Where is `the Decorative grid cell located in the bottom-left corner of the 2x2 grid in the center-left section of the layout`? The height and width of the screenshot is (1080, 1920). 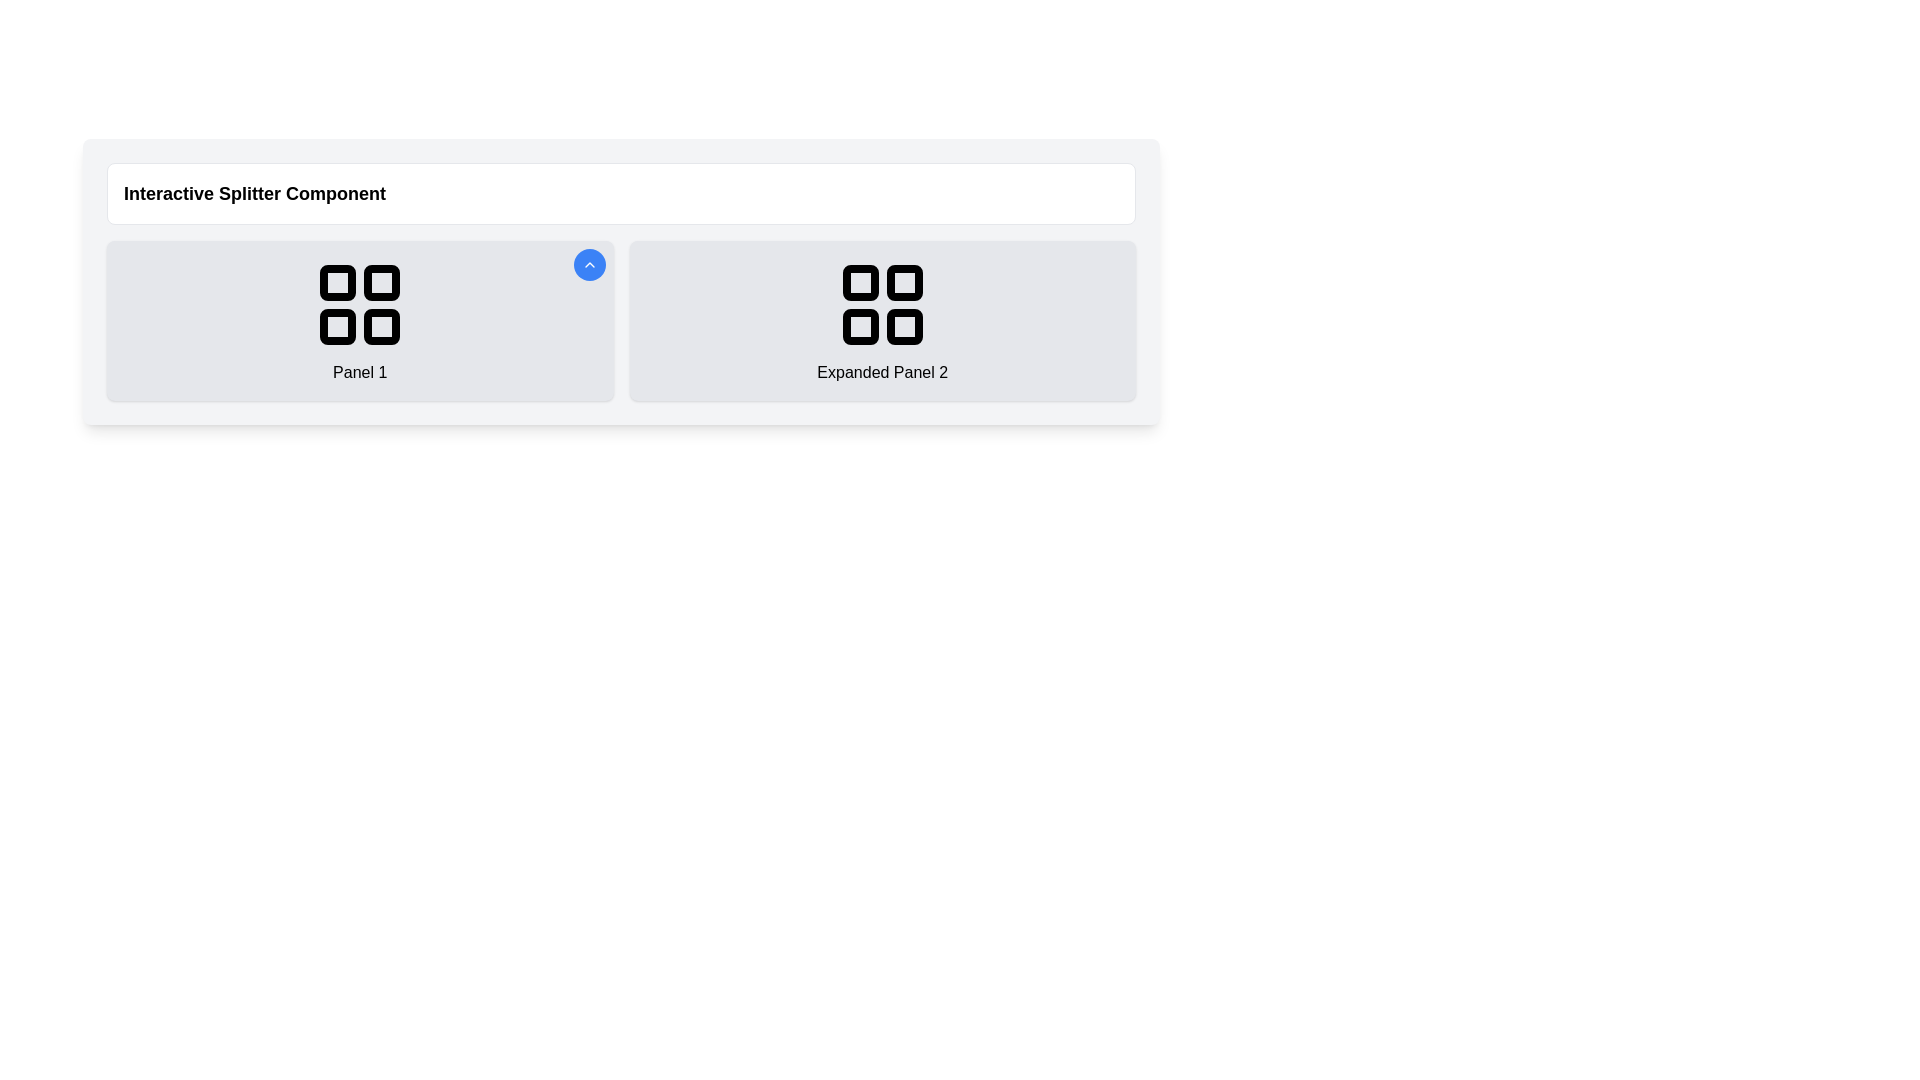
the Decorative grid cell located in the bottom-left corner of the 2x2 grid in the center-left section of the layout is located at coordinates (338, 326).